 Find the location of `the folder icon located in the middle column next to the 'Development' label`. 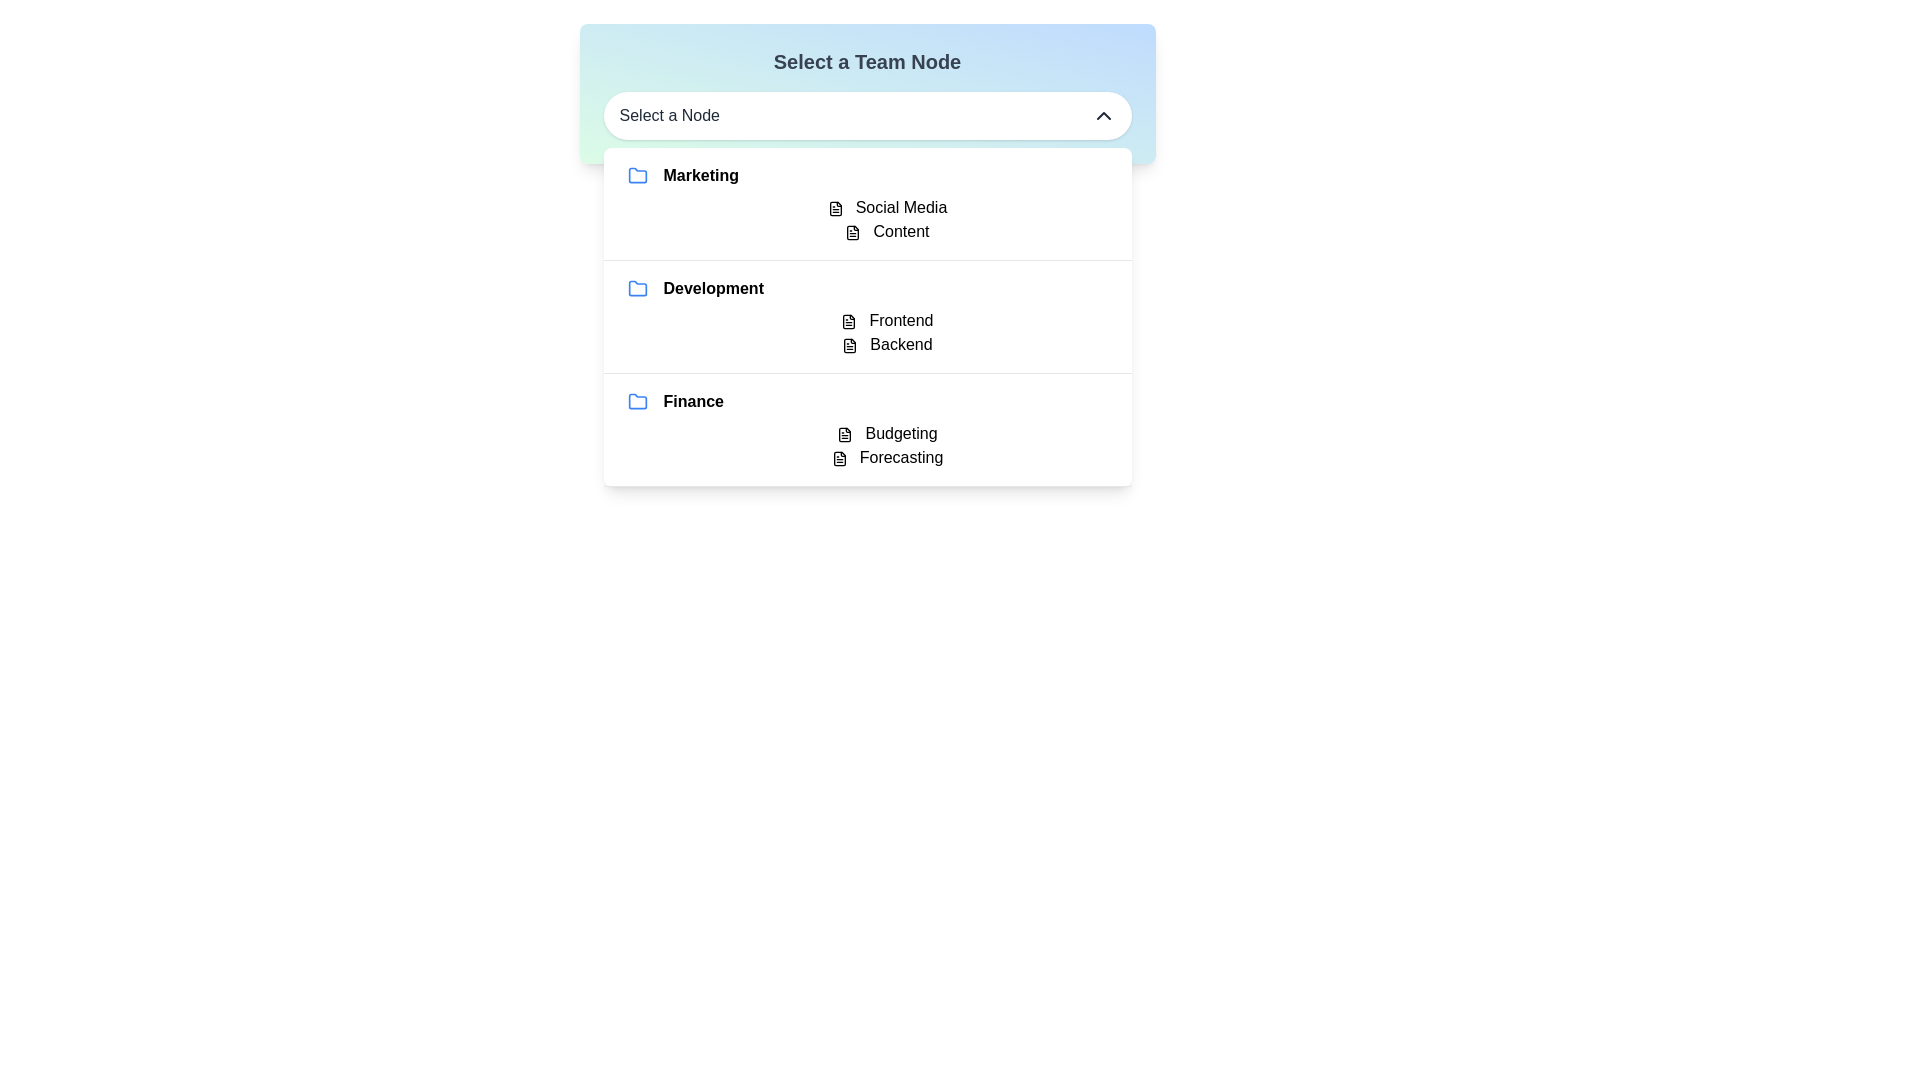

the folder icon located in the middle column next to the 'Development' label is located at coordinates (636, 288).